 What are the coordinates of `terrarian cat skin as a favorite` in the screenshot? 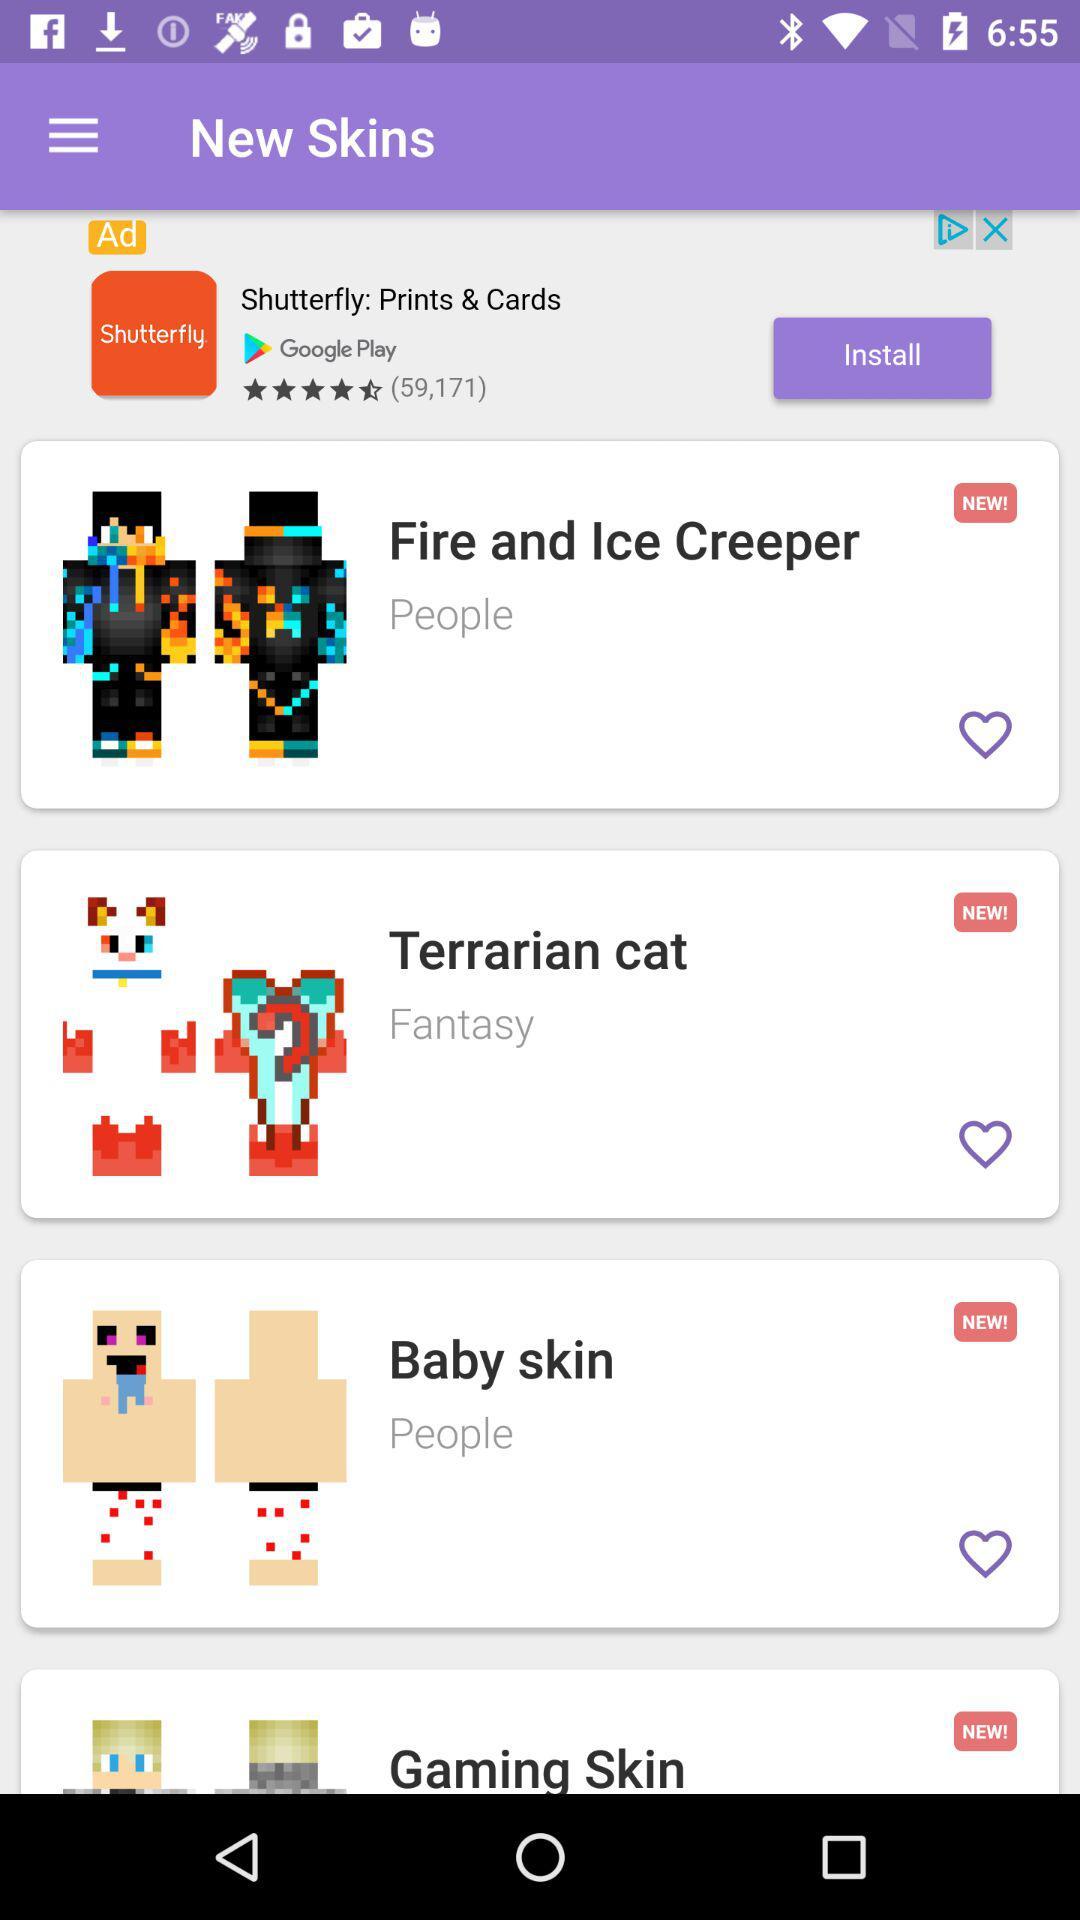 It's located at (984, 1144).